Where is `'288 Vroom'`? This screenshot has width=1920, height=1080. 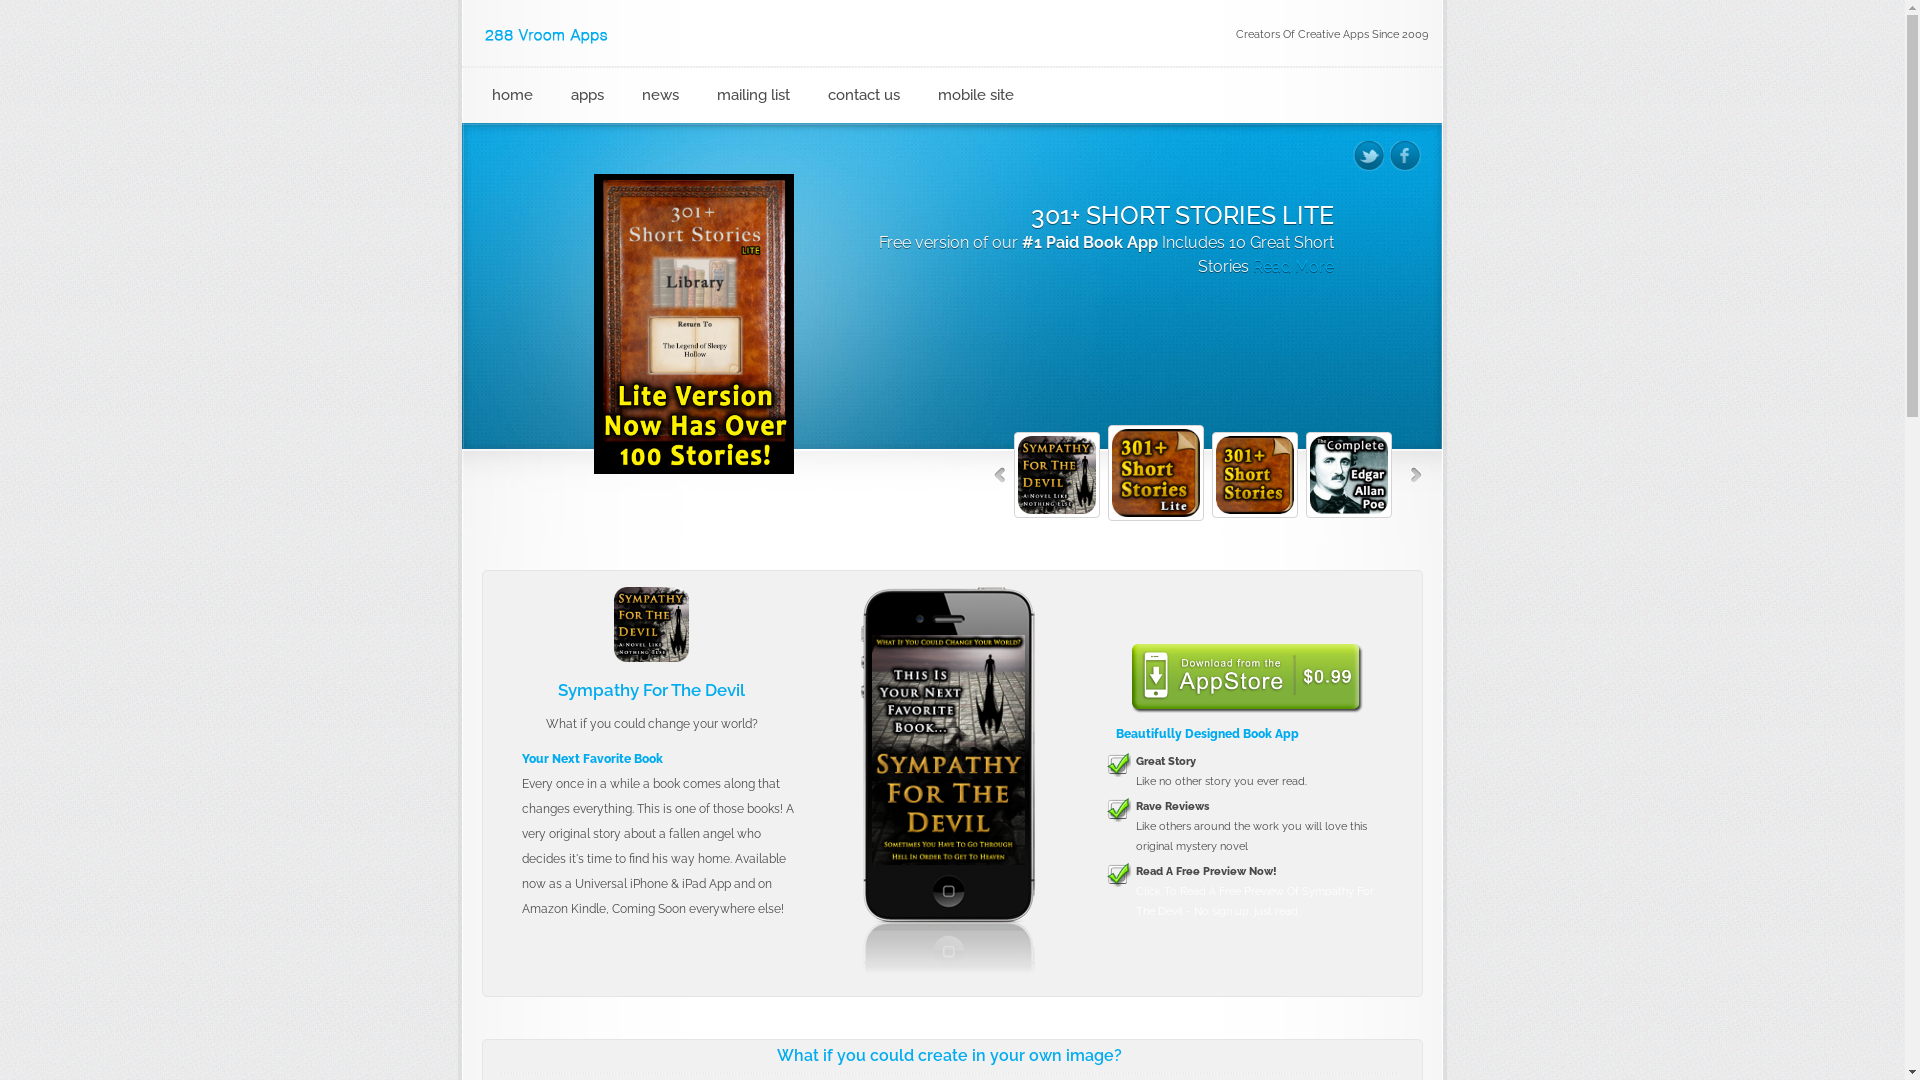 '288 Vroom' is located at coordinates (547, 35).